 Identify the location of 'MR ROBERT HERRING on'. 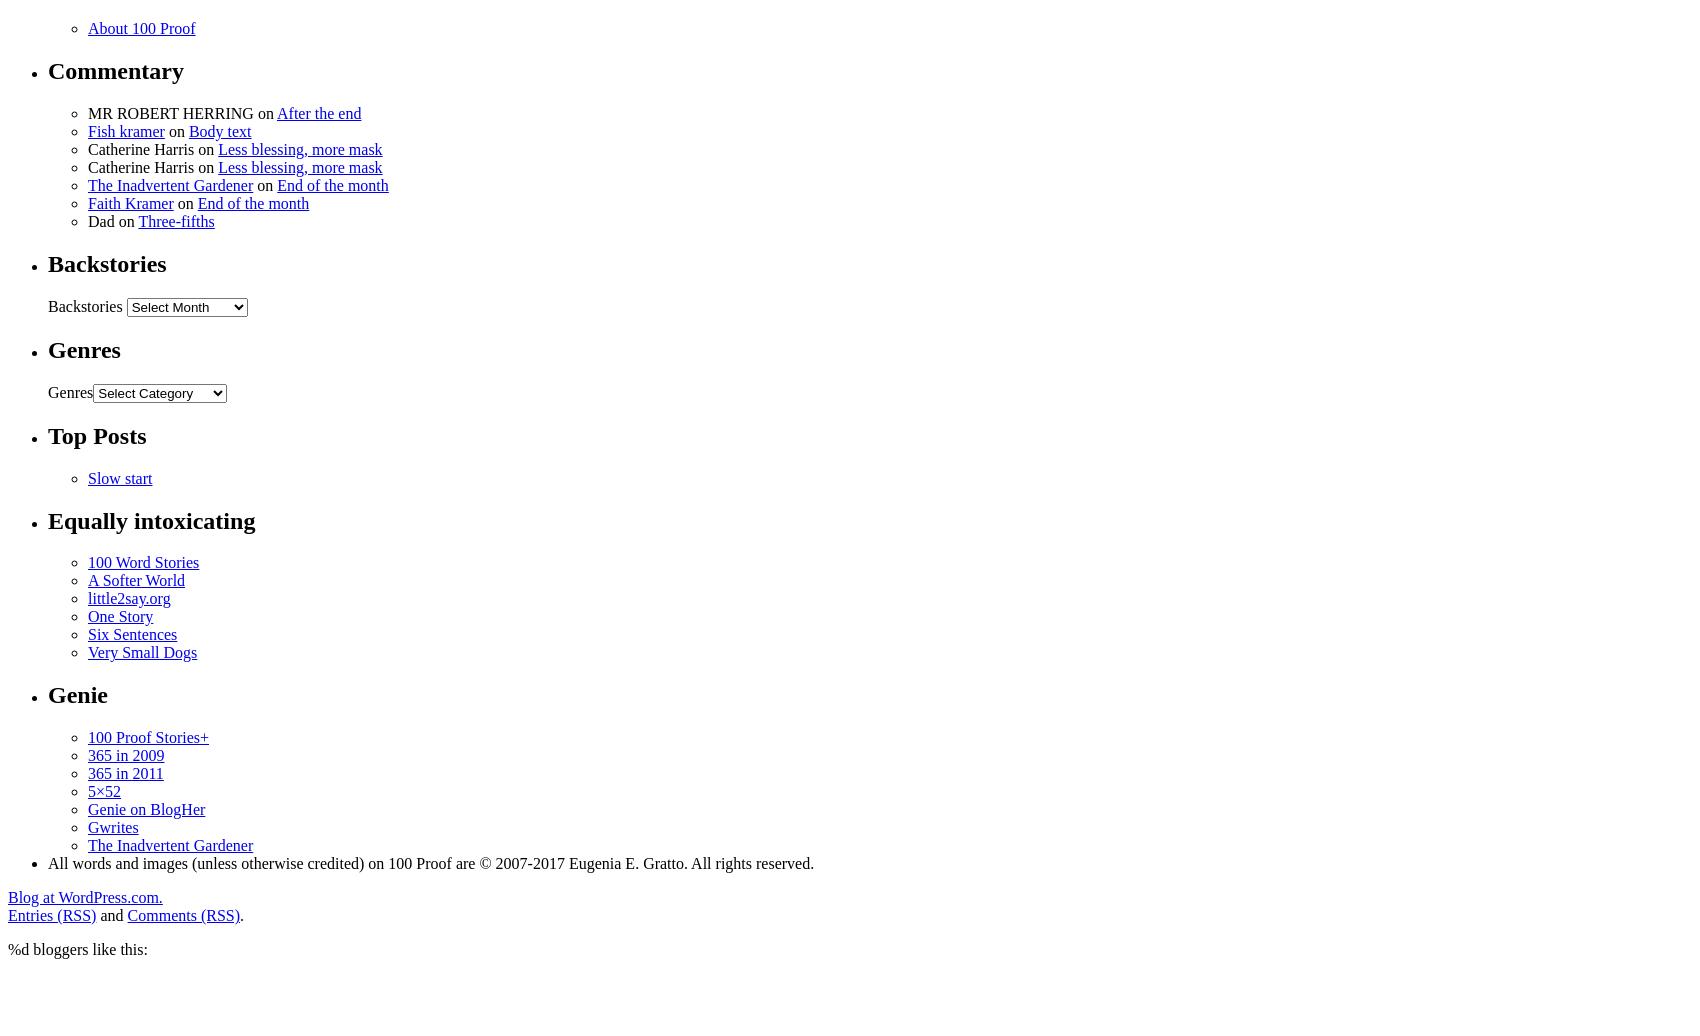
(181, 113).